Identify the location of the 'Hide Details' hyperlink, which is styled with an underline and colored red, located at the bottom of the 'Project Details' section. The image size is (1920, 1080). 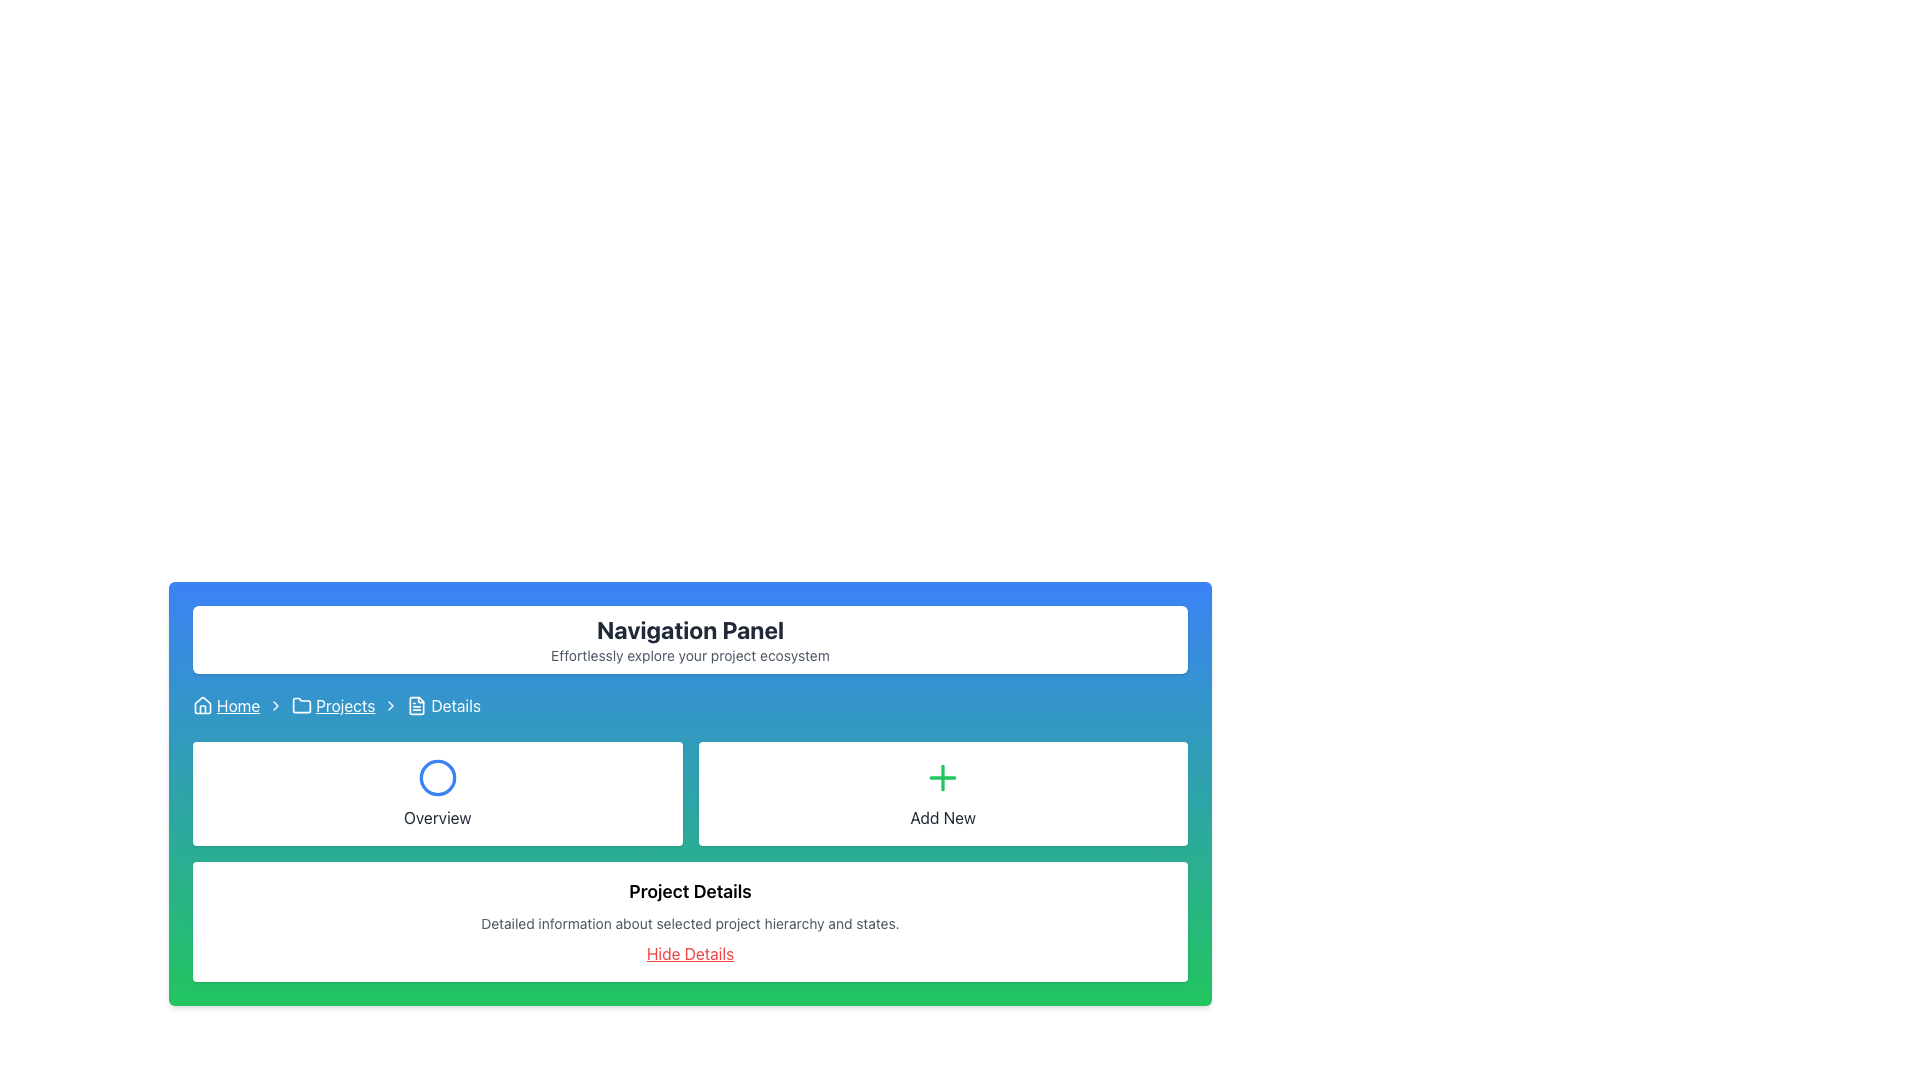
(690, 952).